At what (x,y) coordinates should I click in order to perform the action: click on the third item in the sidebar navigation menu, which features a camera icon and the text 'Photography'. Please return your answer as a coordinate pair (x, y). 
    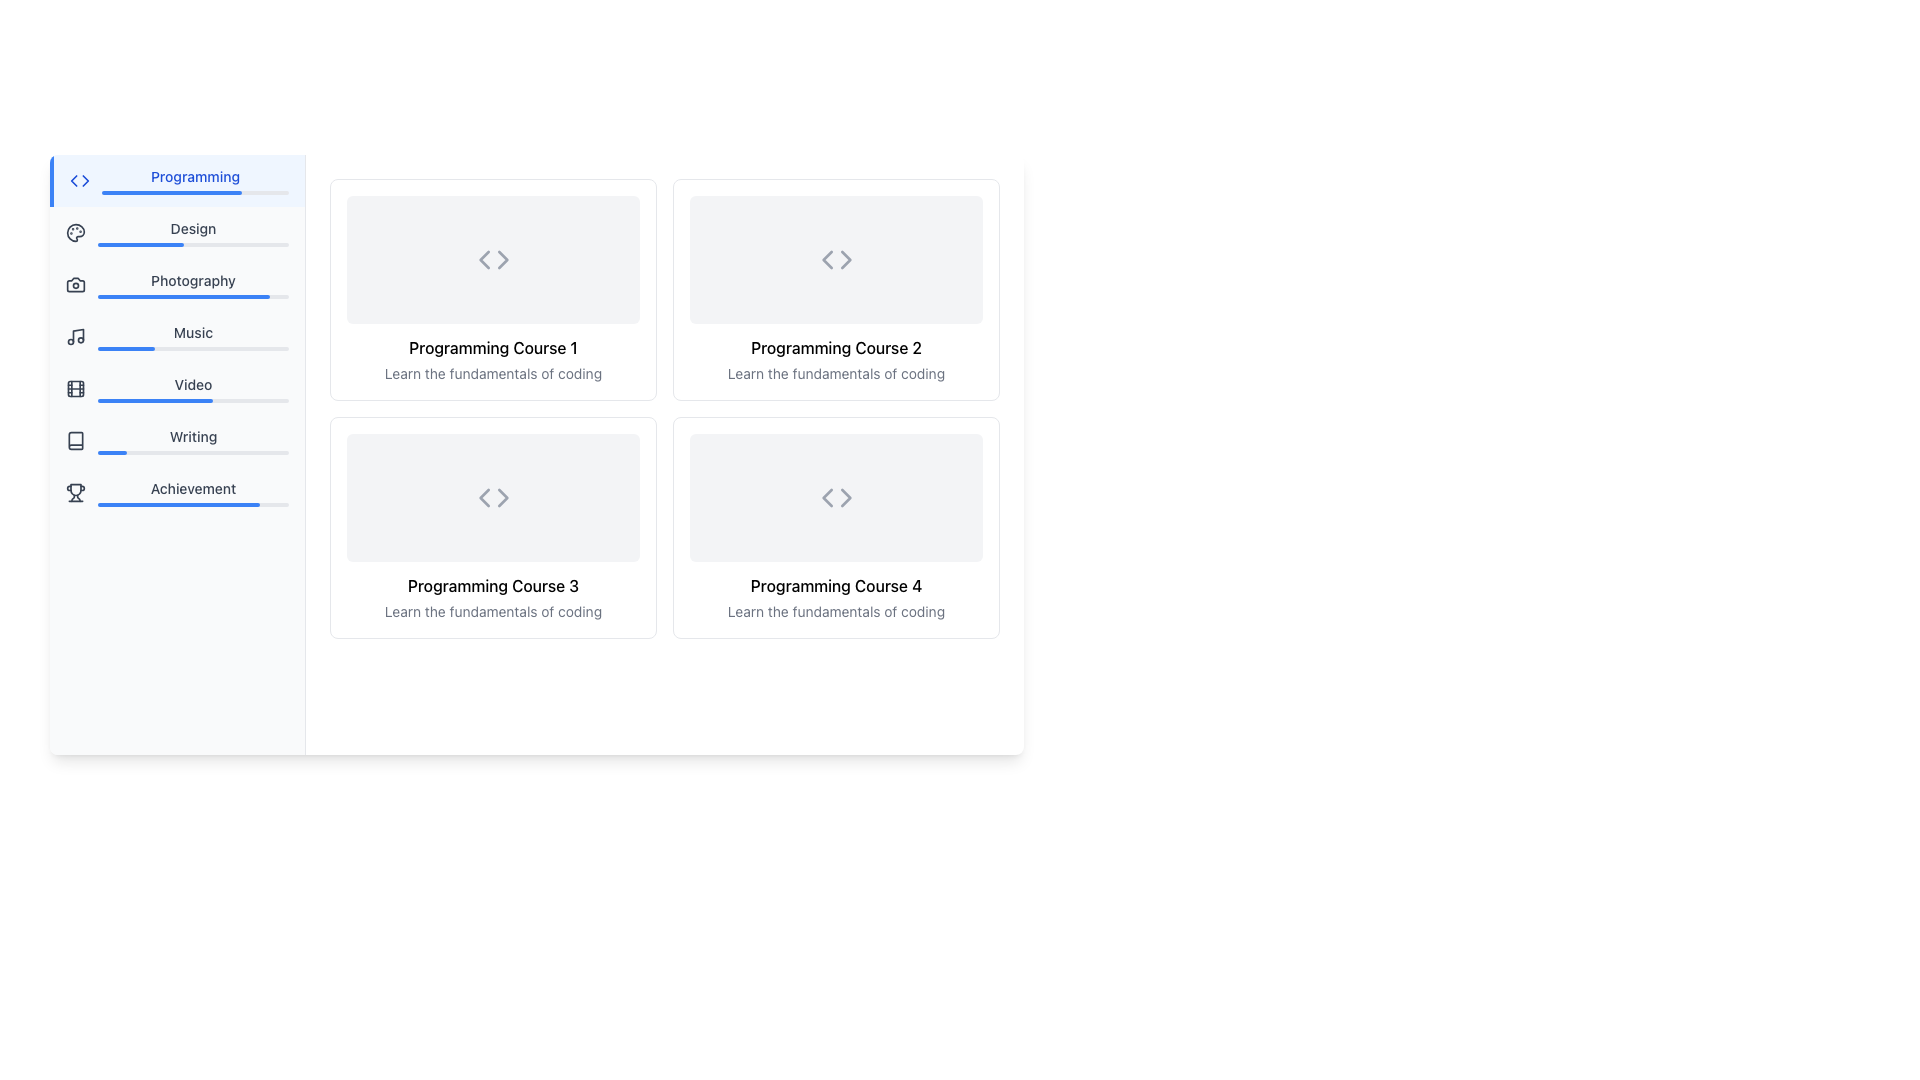
    Looking at the image, I should click on (177, 285).